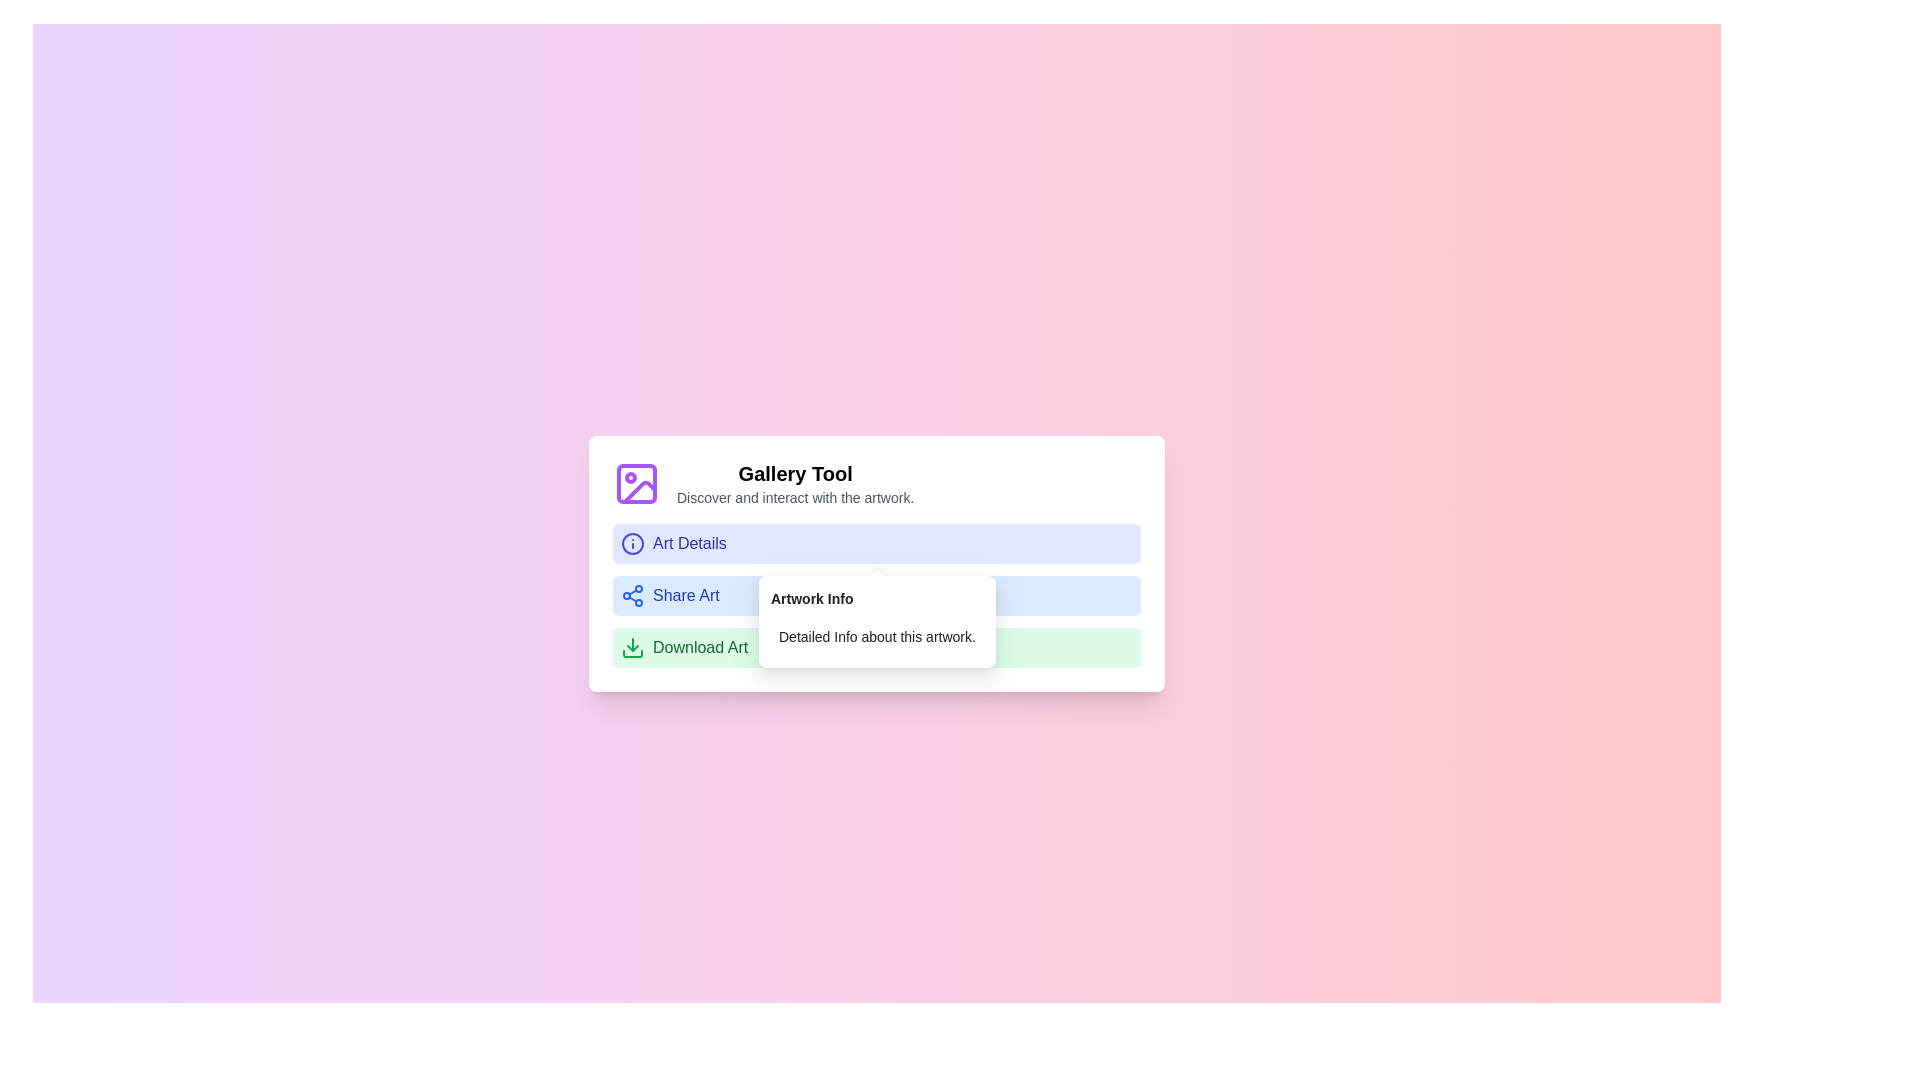 Image resolution: width=1920 pixels, height=1080 pixels. Describe the element at coordinates (632, 543) in the screenshot. I see `the circular blue-colored info icon with an 'i' symbol, located to the left of the 'Art Details' button group` at that location.